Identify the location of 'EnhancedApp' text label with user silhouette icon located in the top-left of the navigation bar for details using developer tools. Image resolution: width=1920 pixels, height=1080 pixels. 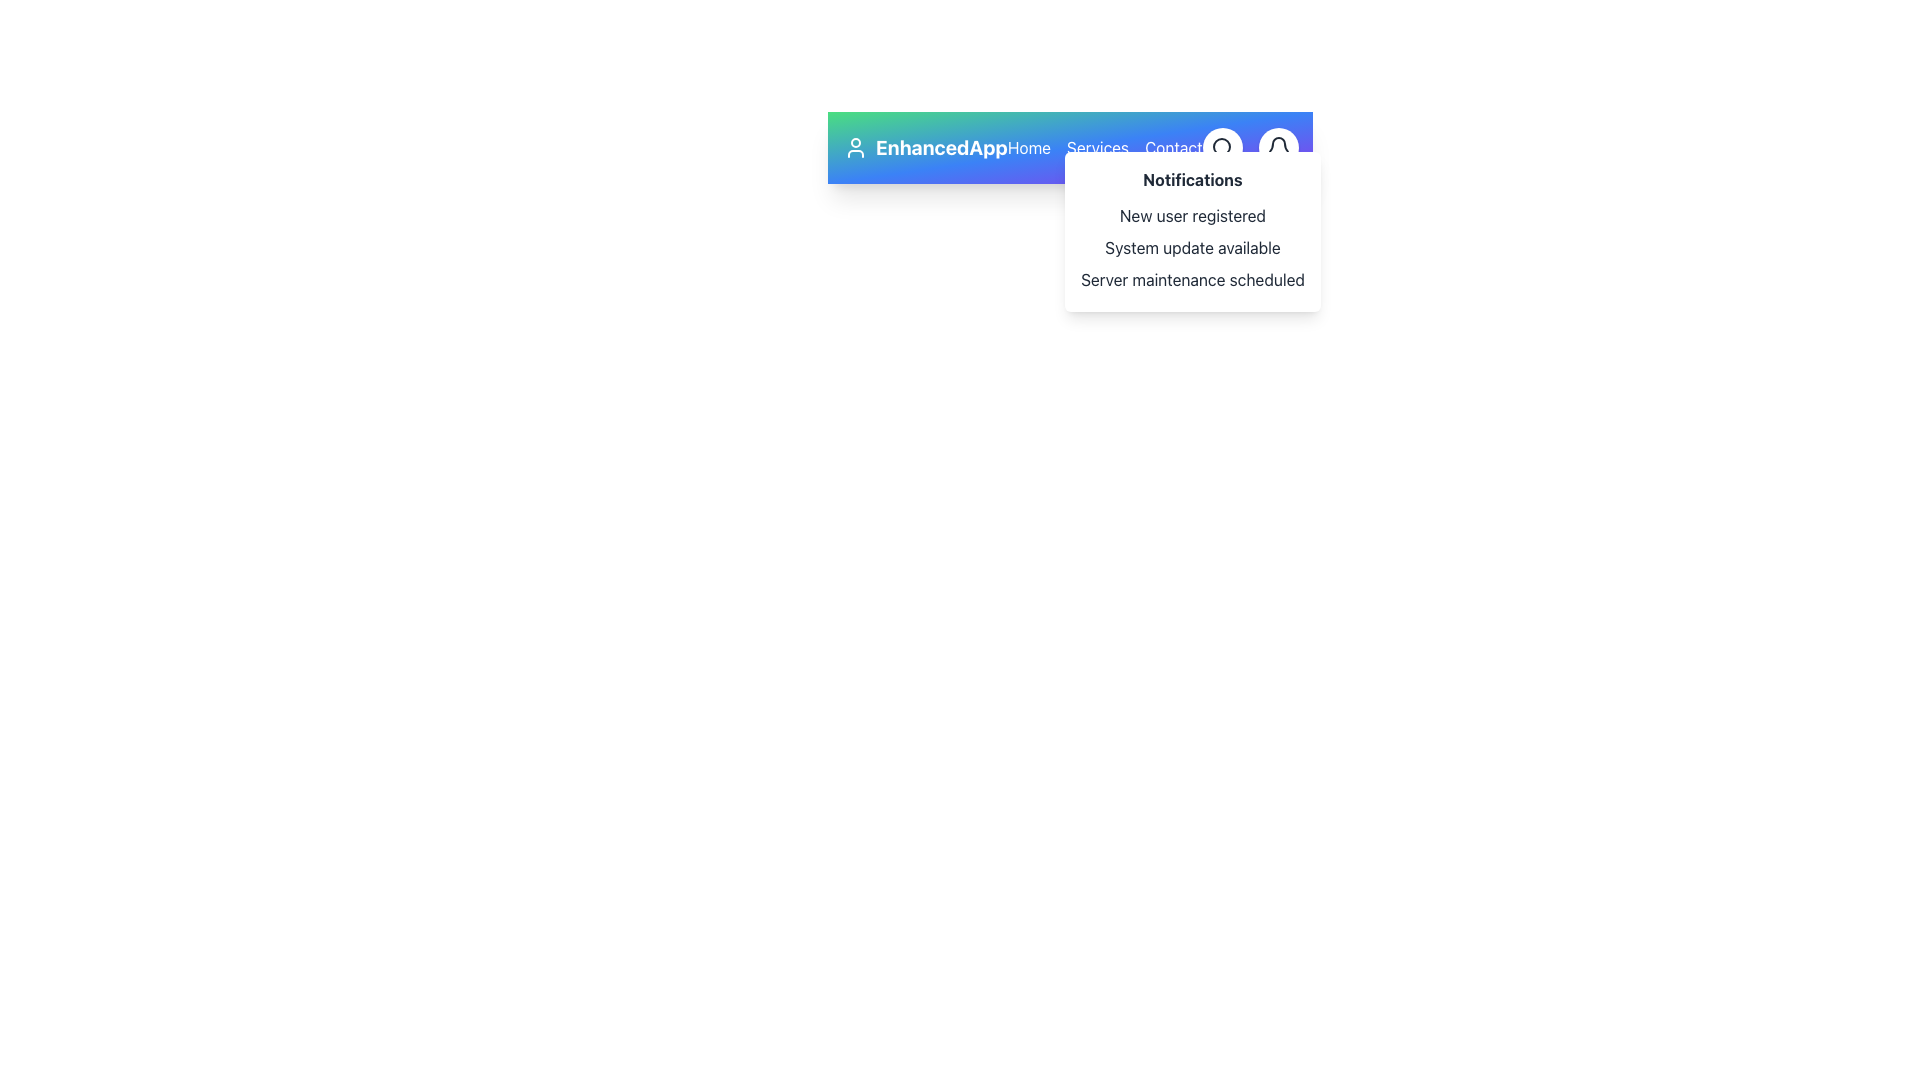
(924, 146).